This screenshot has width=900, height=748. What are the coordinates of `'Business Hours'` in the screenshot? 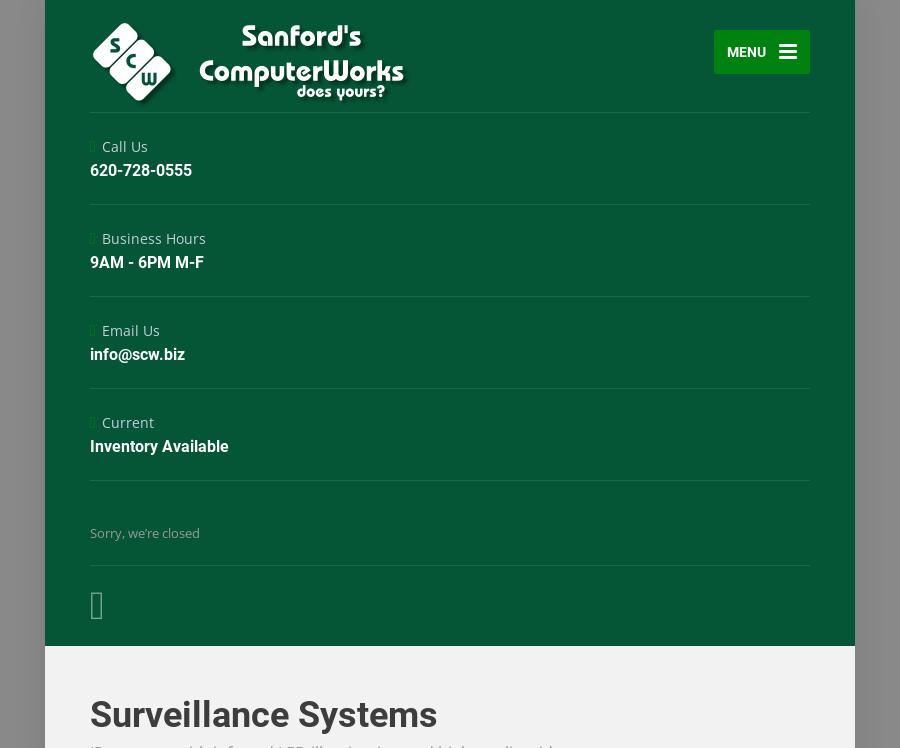 It's located at (99, 236).